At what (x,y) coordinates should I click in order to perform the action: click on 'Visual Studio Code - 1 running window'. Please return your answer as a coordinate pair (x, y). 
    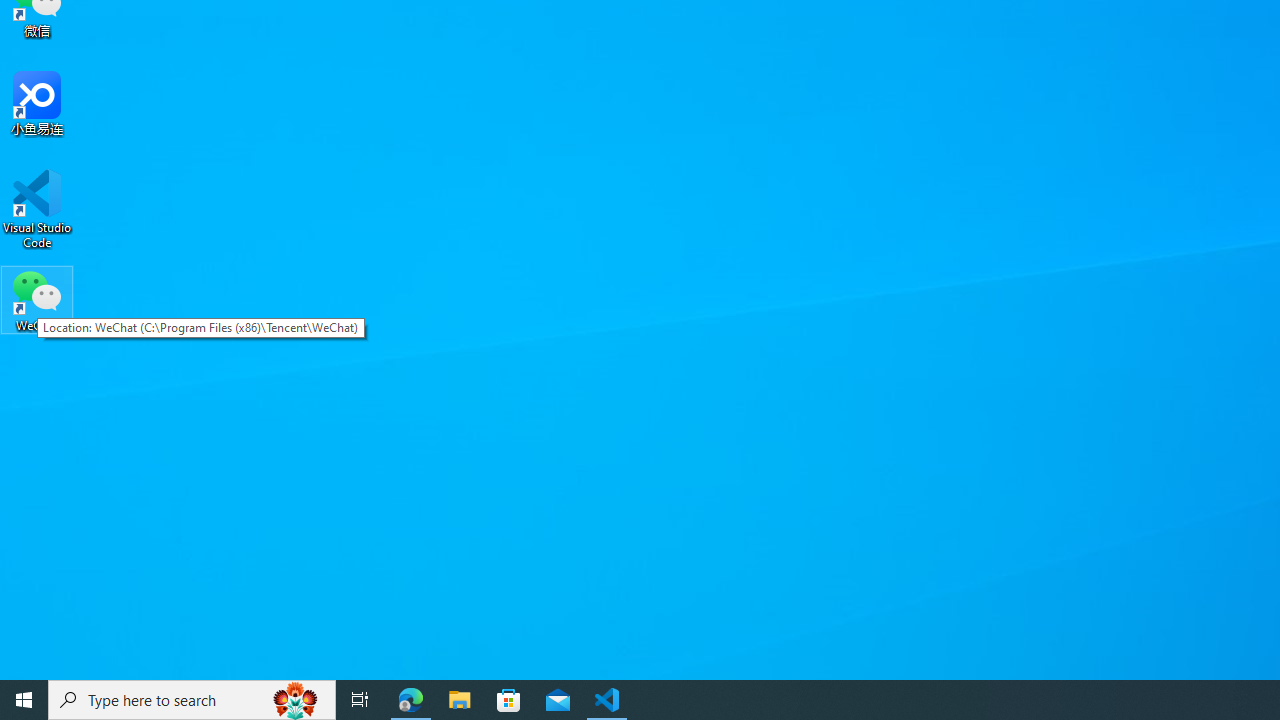
    Looking at the image, I should click on (606, 698).